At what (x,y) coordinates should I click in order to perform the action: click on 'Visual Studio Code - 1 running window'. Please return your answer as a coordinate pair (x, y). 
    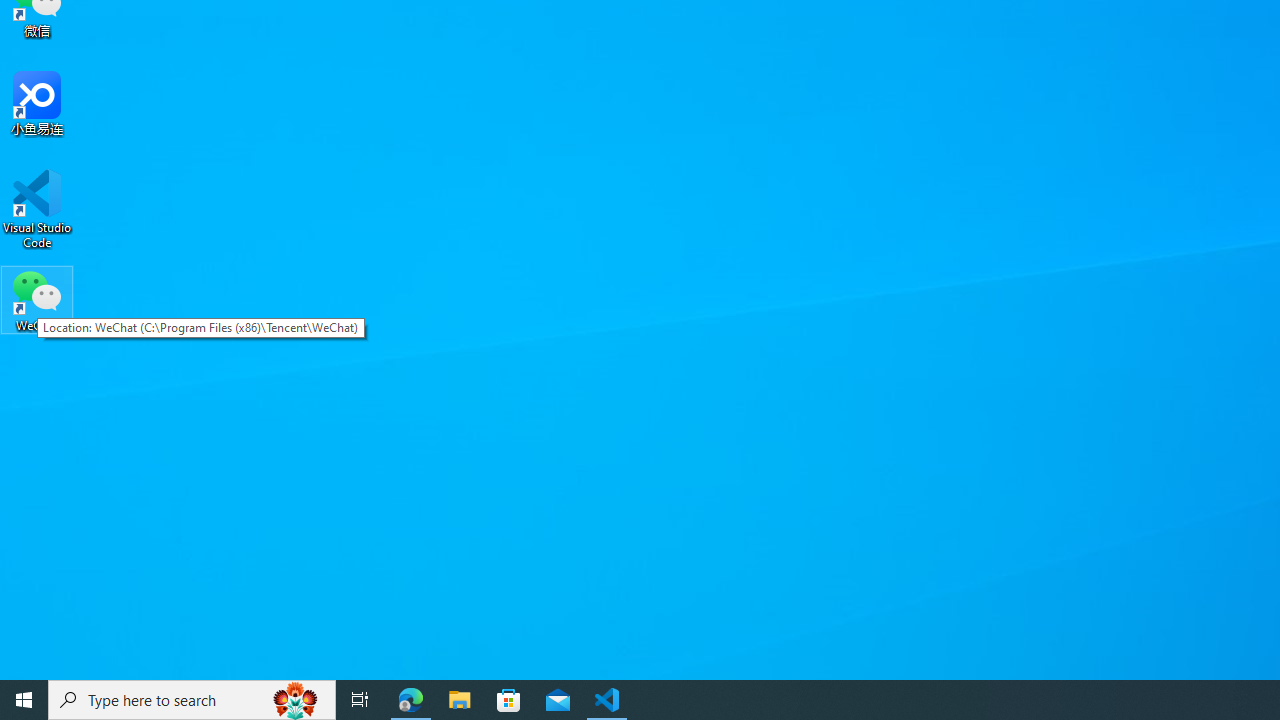
    Looking at the image, I should click on (606, 698).